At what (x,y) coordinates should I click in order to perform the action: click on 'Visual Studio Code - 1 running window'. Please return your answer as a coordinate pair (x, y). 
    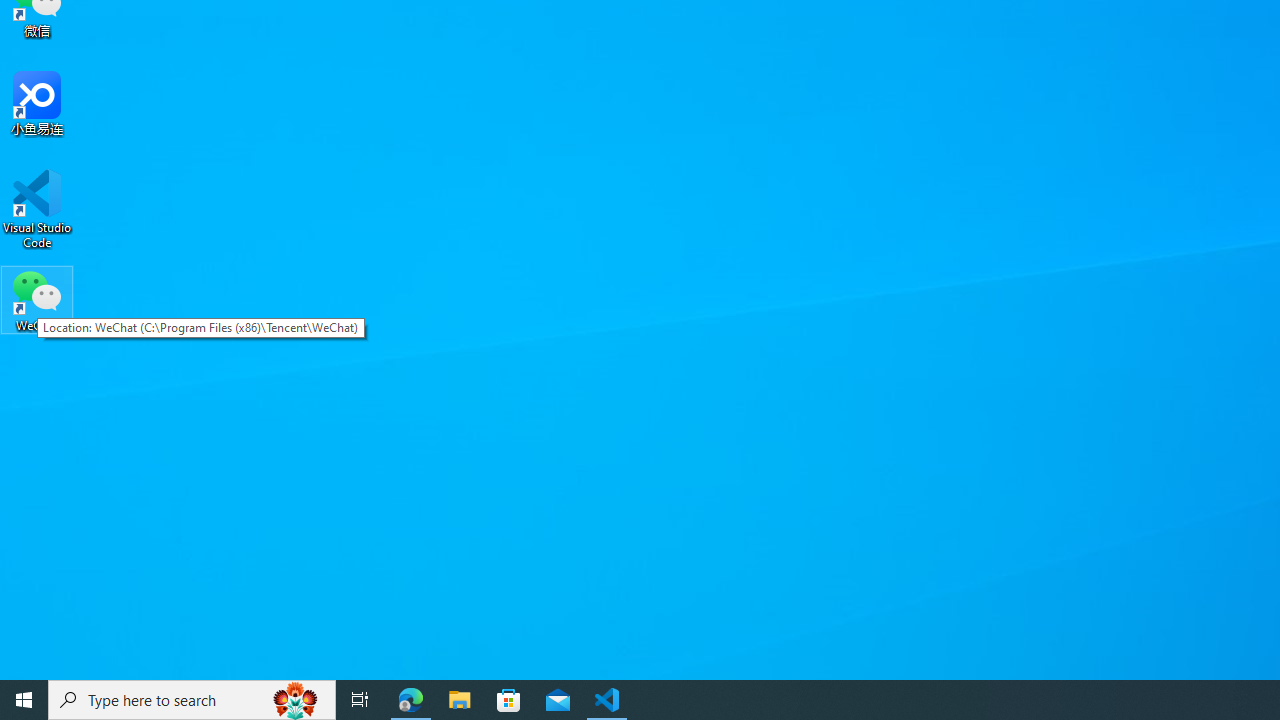
    Looking at the image, I should click on (606, 698).